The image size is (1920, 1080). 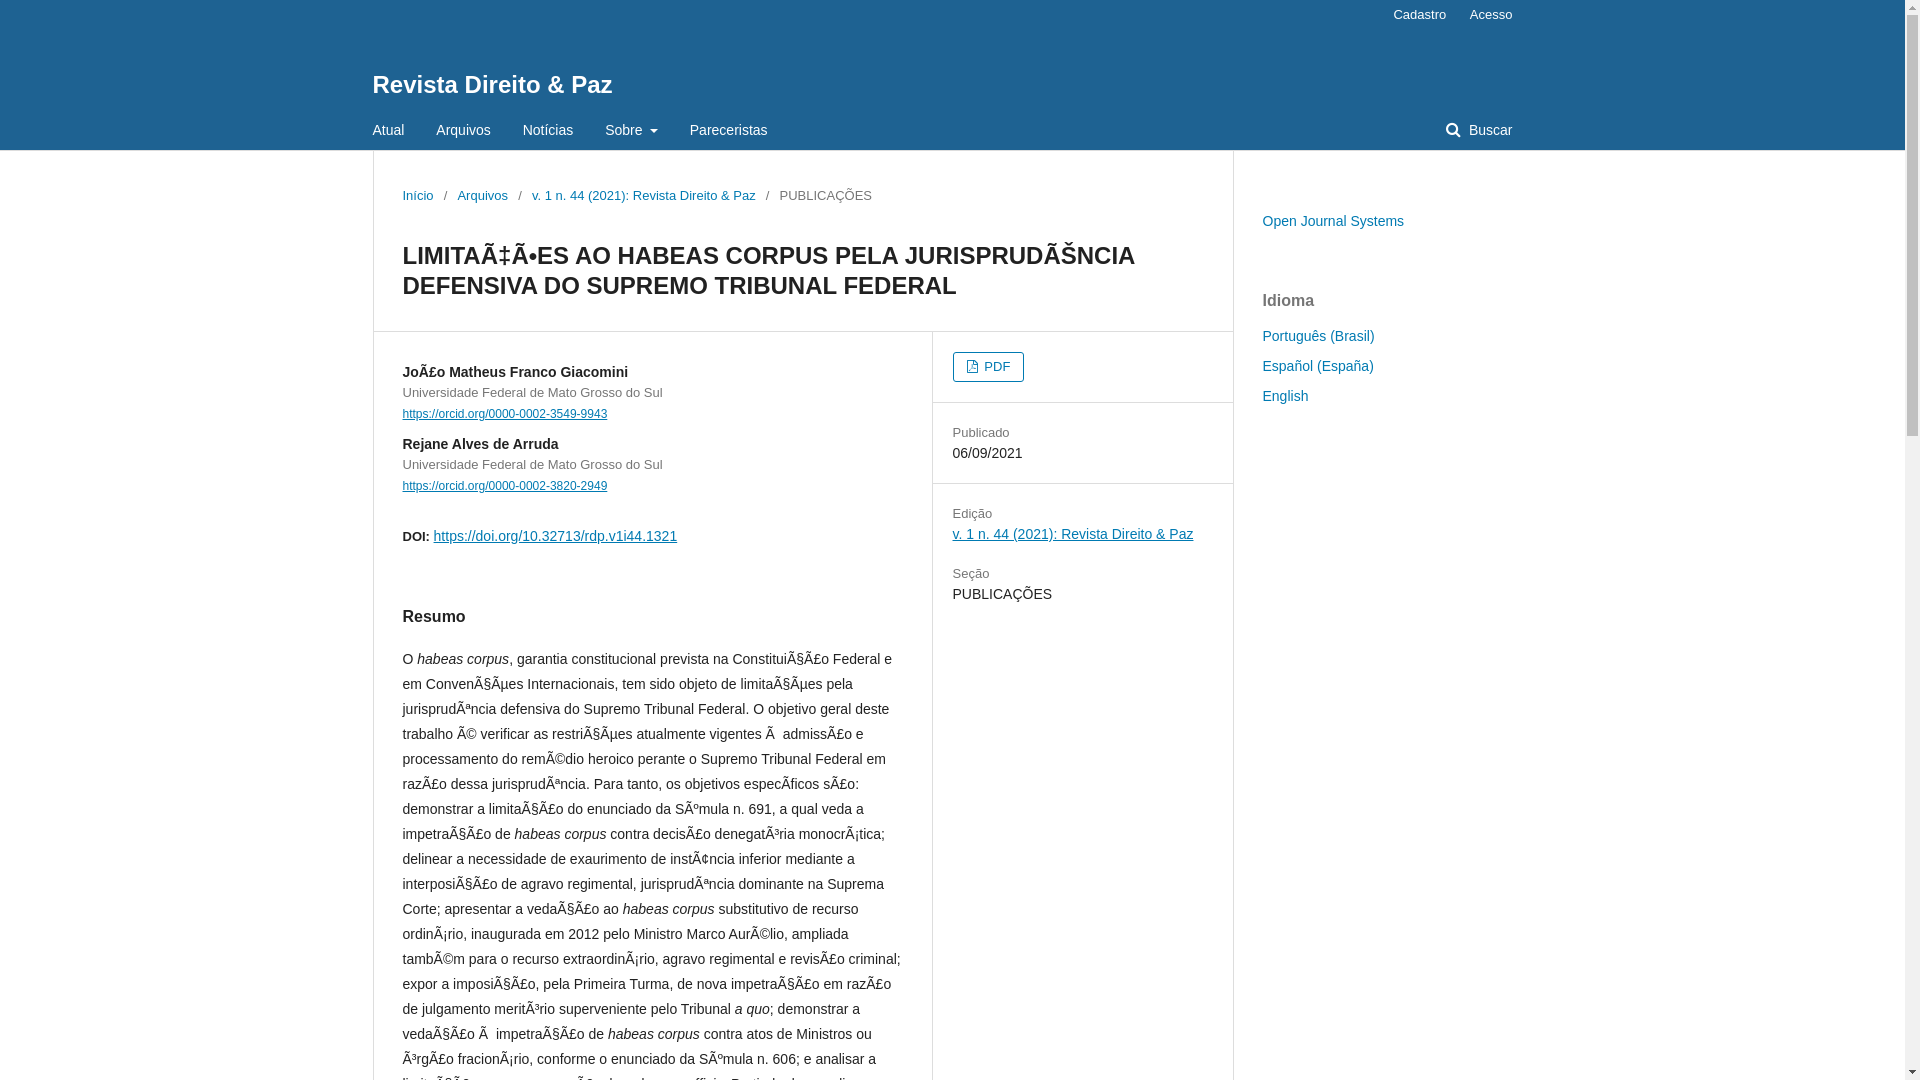 What do you see at coordinates (401, 486) in the screenshot?
I see `'https://orcid.org/0000-0002-3820-2949'` at bounding box center [401, 486].